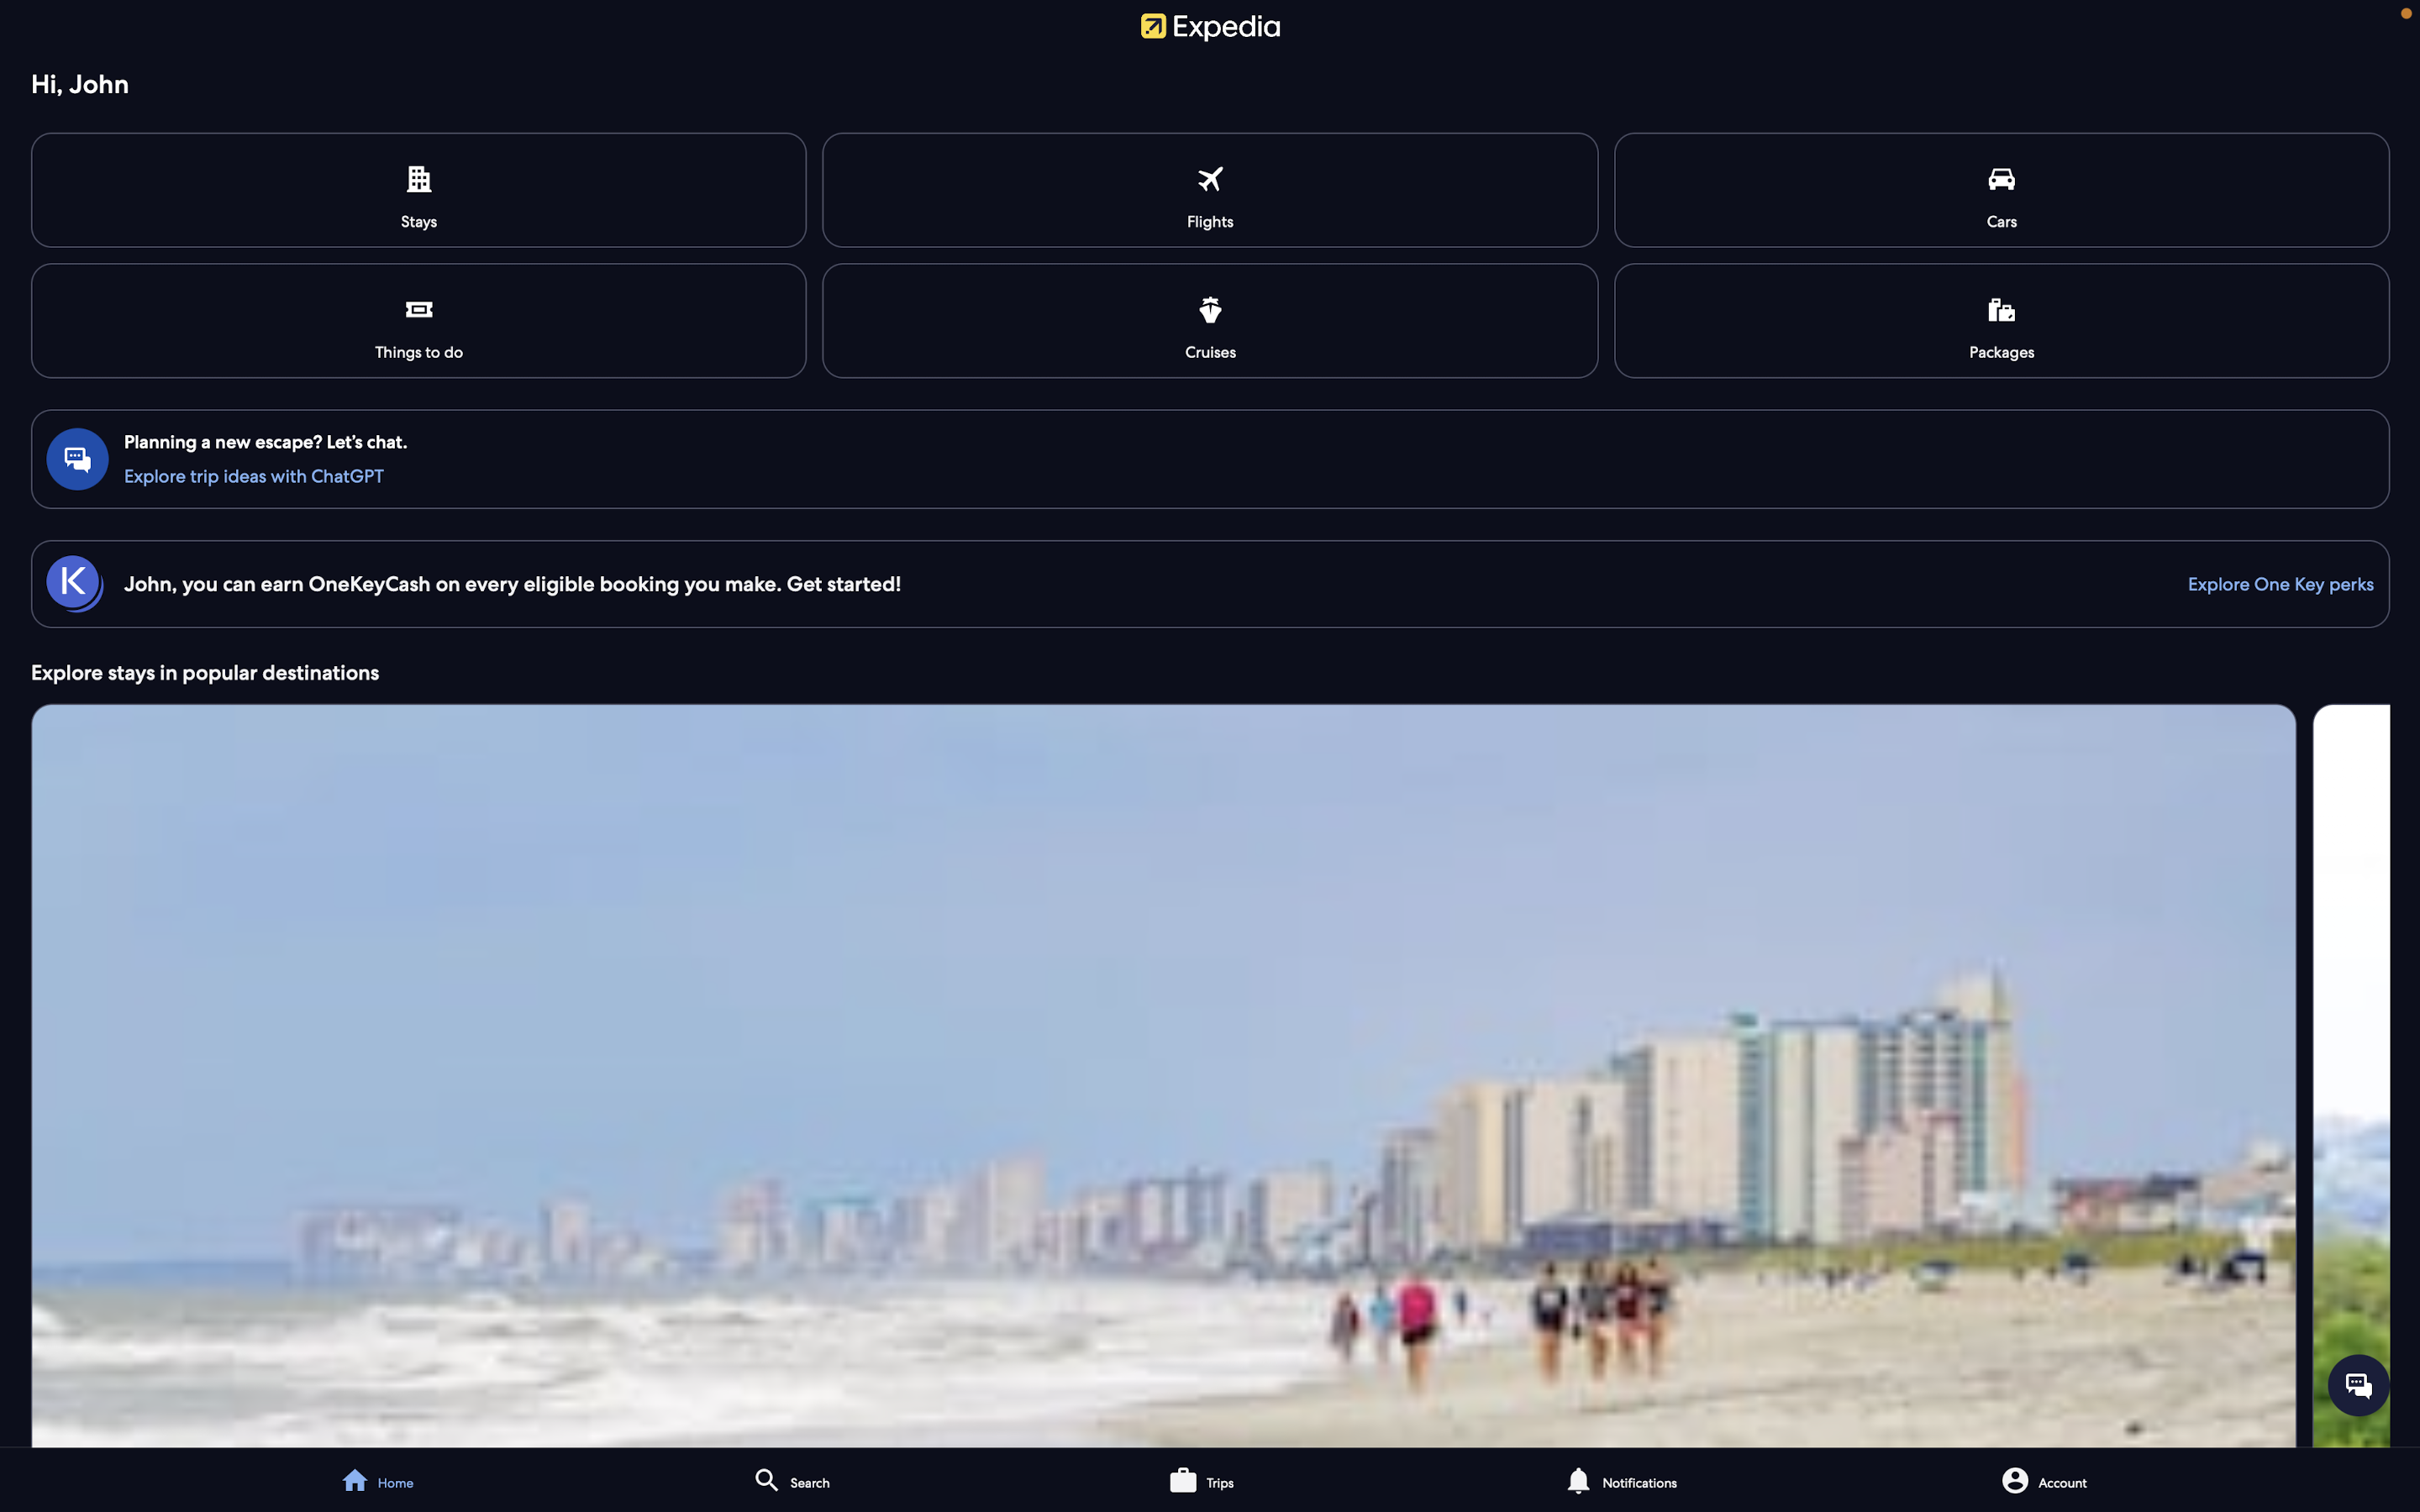 The height and width of the screenshot is (1512, 2420). What do you see at coordinates (1212, 190) in the screenshot?
I see `Look into the flight information` at bounding box center [1212, 190].